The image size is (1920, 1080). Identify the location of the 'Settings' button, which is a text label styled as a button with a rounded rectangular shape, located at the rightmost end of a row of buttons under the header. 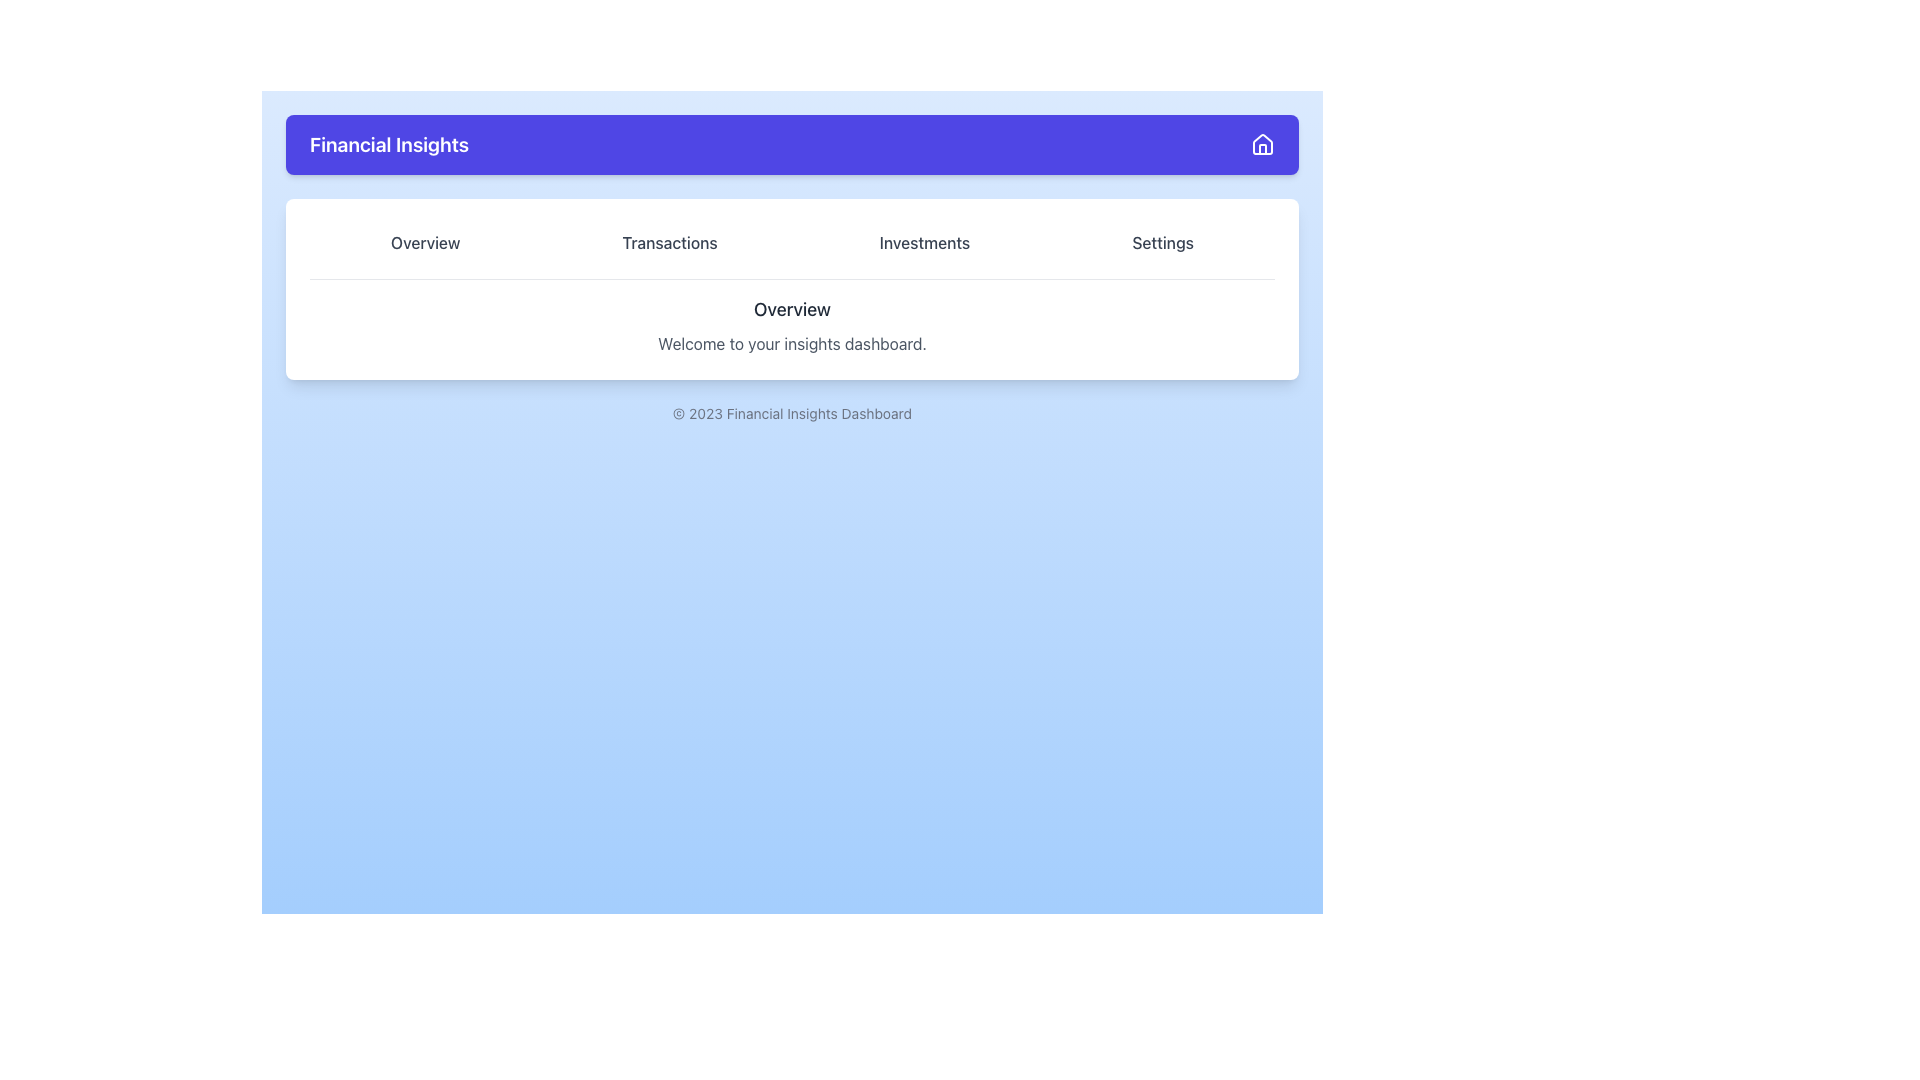
(1163, 242).